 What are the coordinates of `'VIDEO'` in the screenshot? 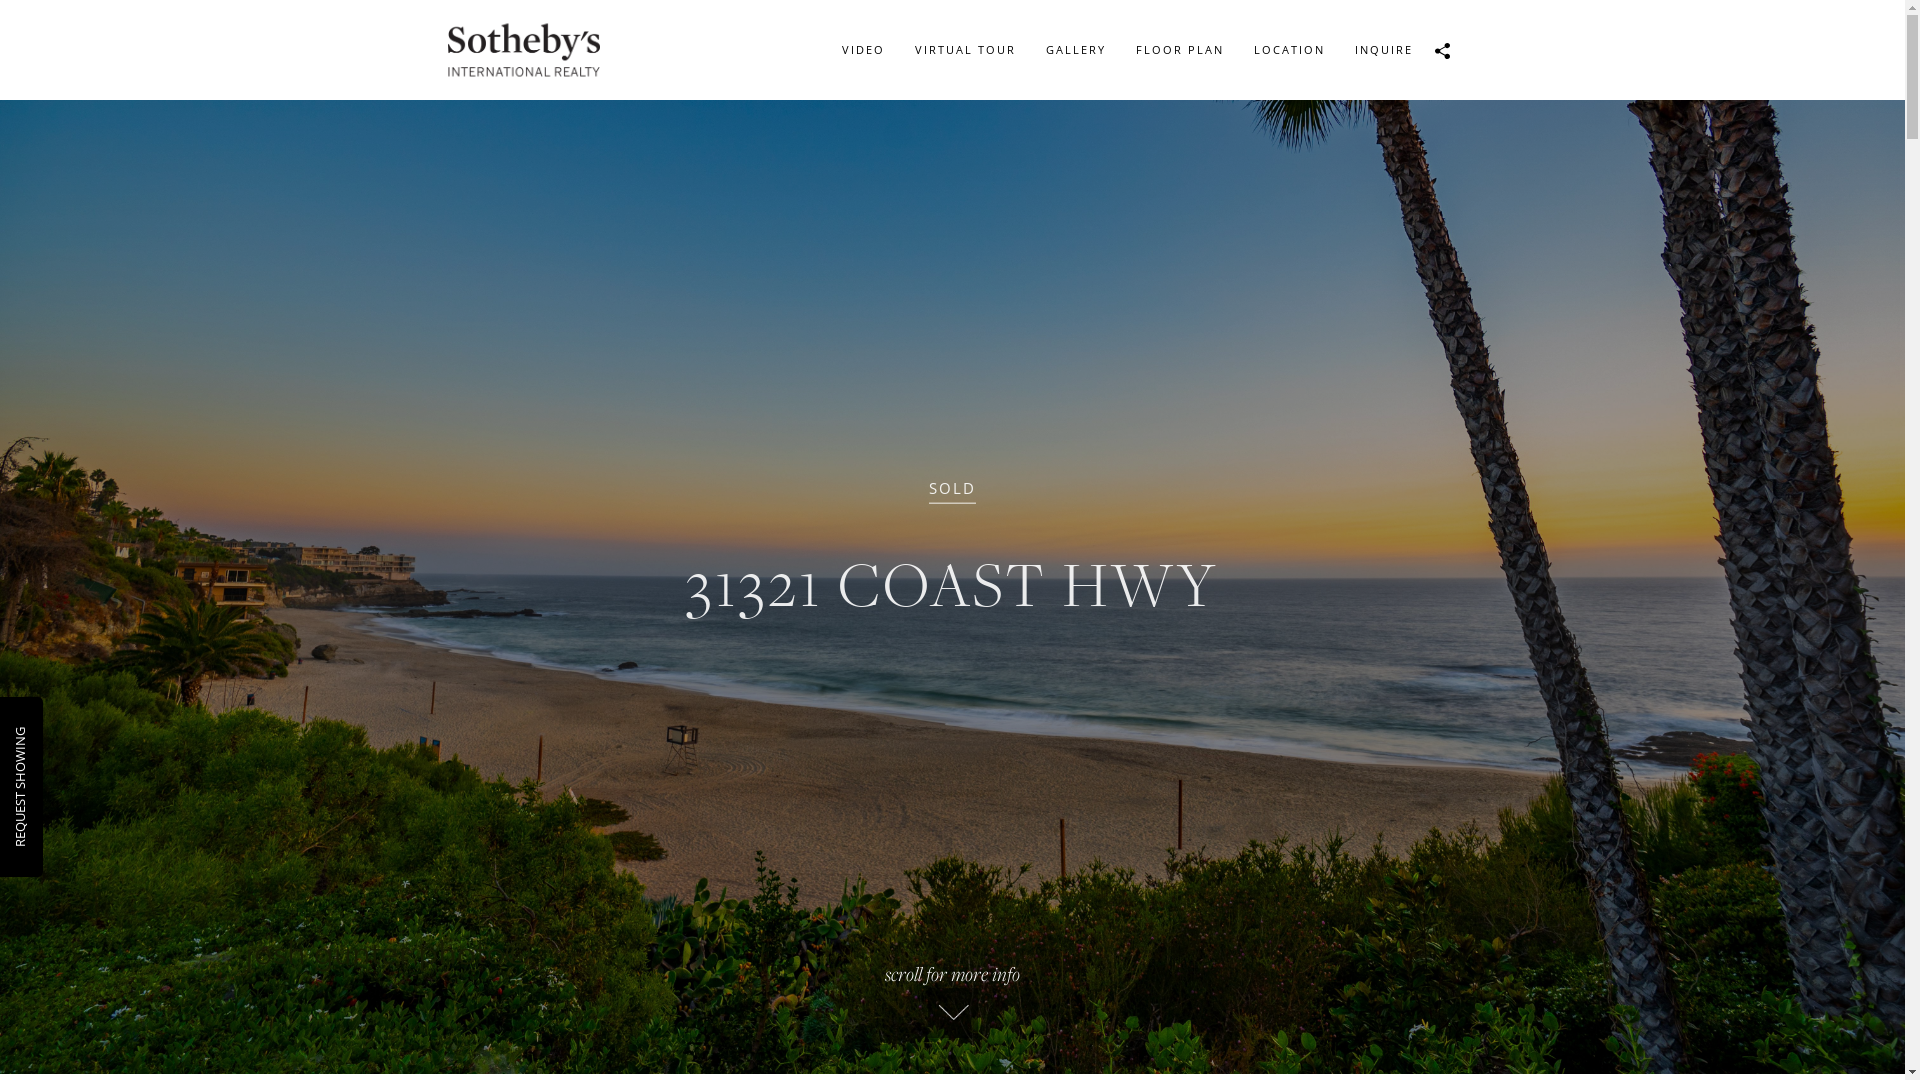 It's located at (862, 49).